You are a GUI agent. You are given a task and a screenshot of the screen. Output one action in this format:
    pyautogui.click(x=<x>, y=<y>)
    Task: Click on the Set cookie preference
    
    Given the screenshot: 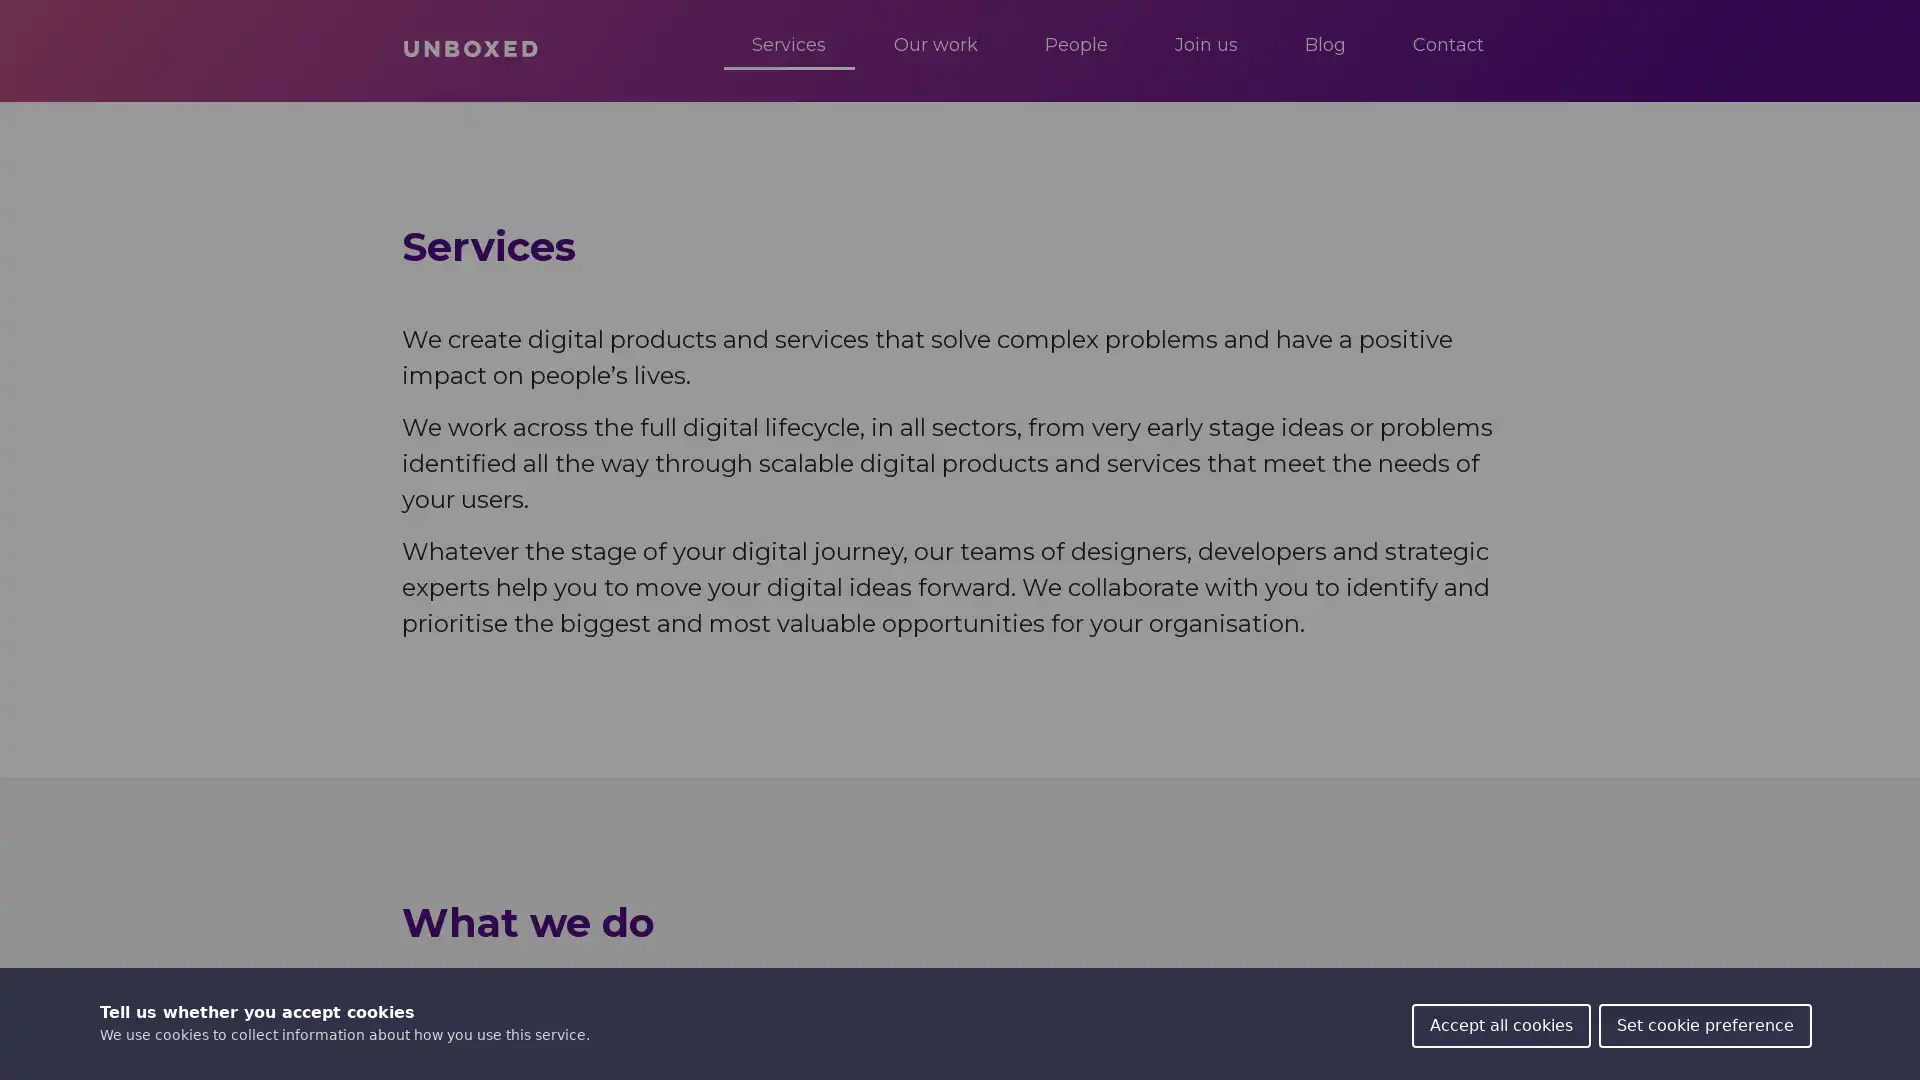 What is the action you would take?
    pyautogui.click(x=1704, y=1026)
    